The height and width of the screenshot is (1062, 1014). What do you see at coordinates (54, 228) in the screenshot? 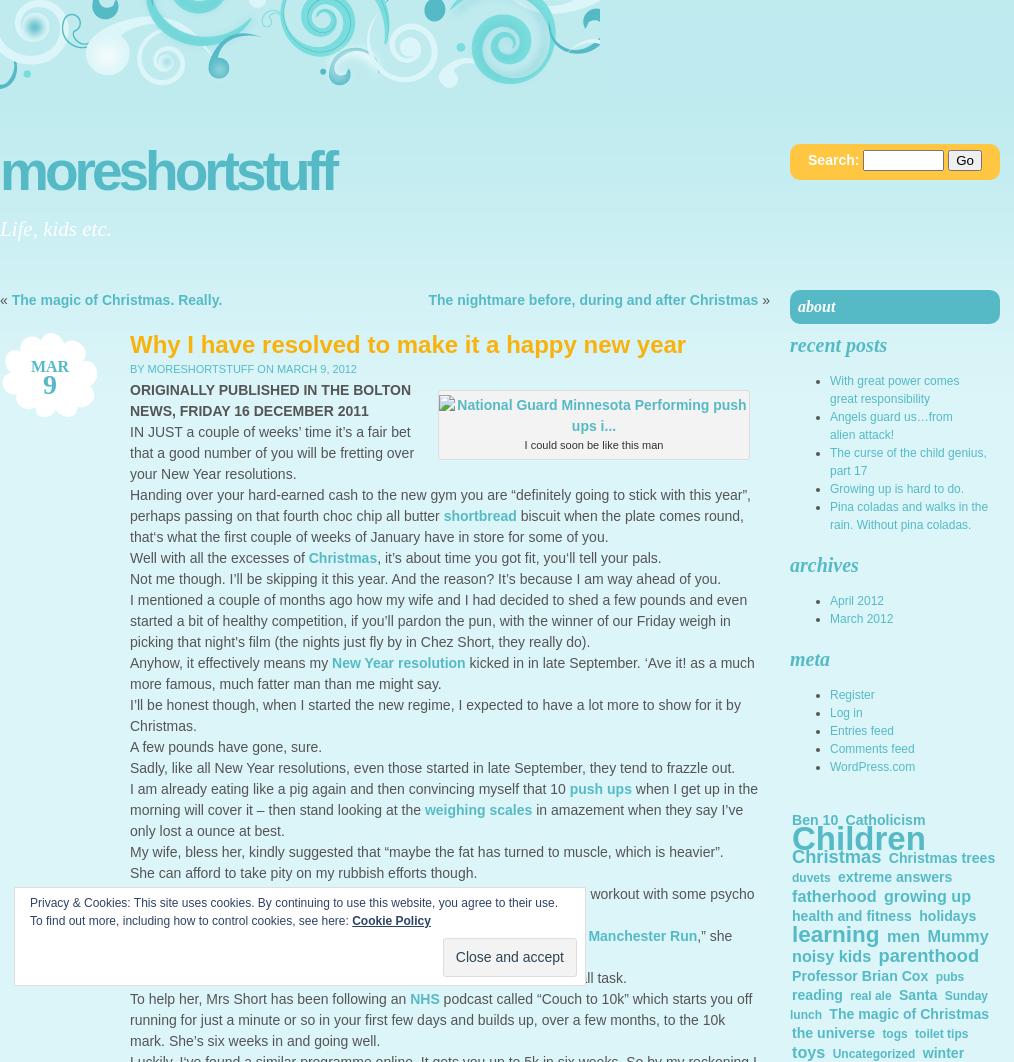
I see `'Life, kids etc.'` at bounding box center [54, 228].